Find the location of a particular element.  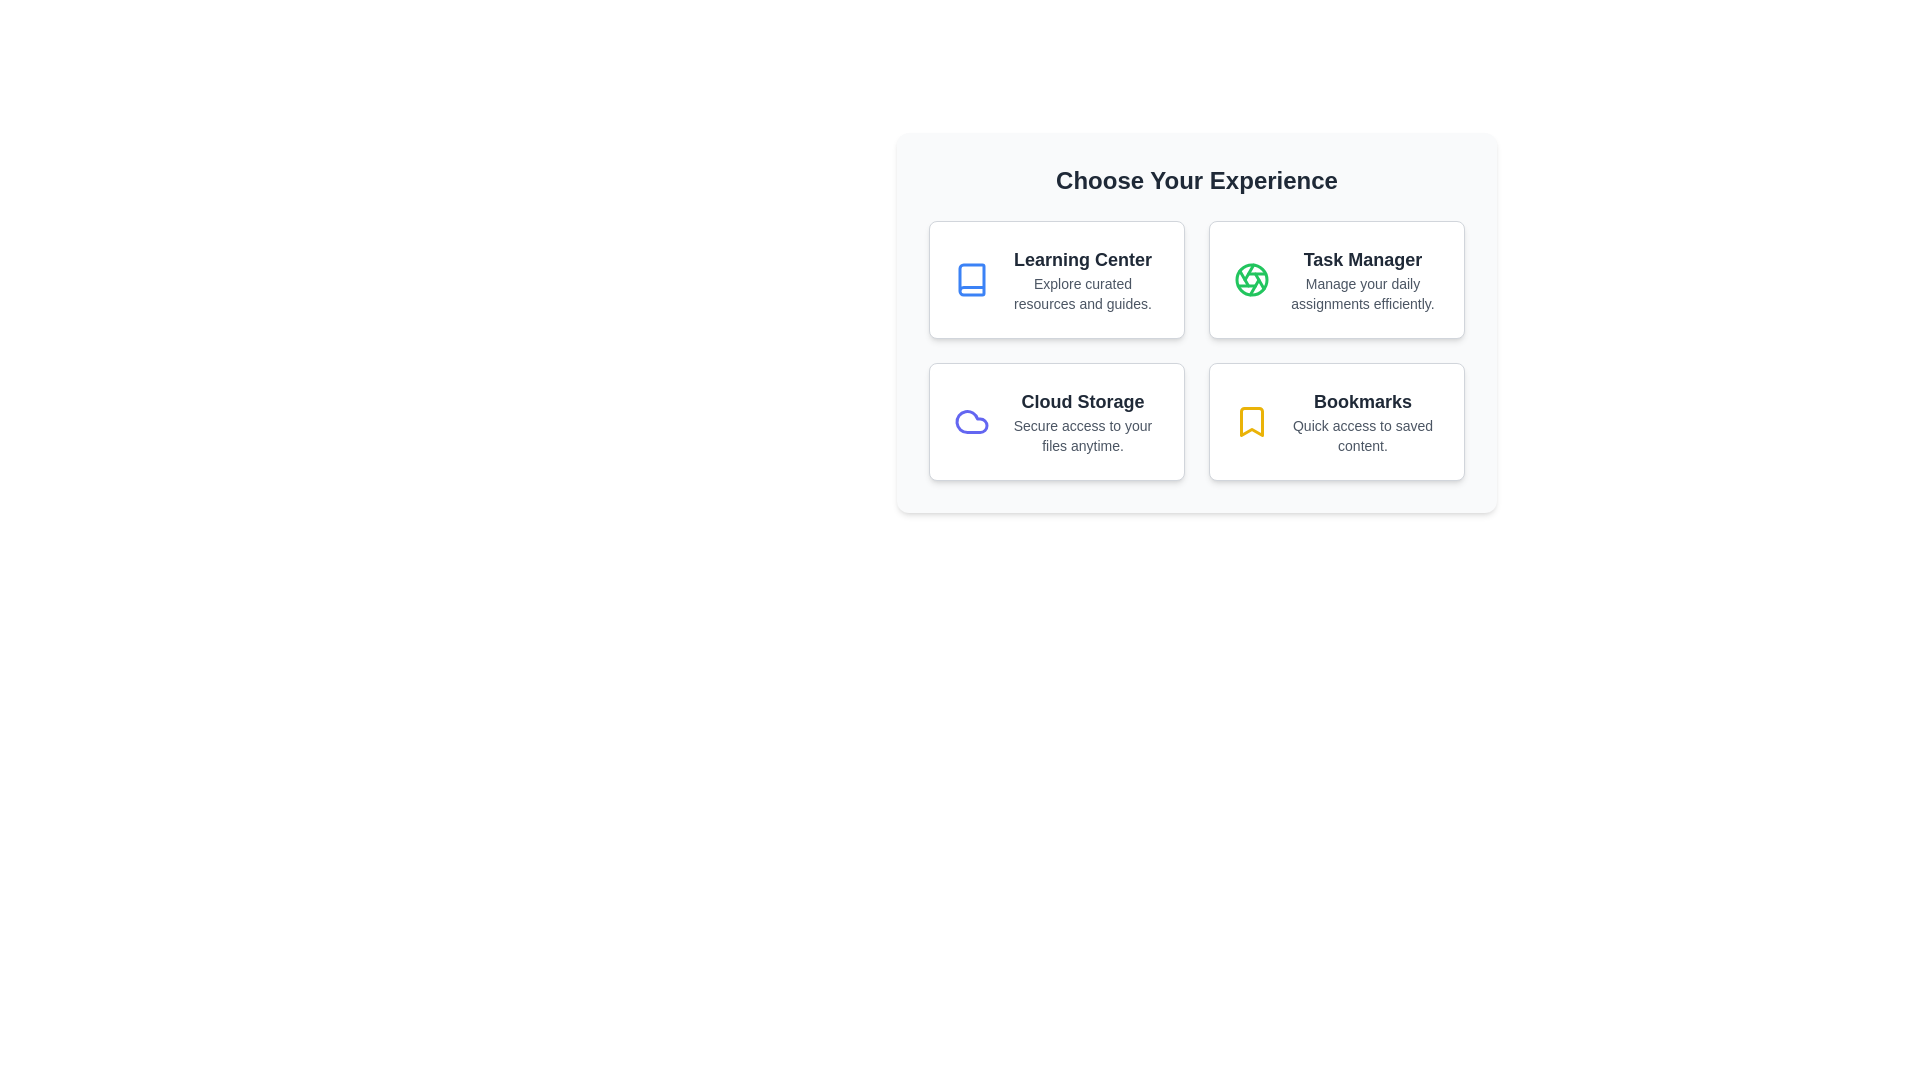

the cloud storage SVG icon located at the top-left corner of the 'Cloud Storage' card, which is positioned in the bottom-left quadrant of the grid under the heading 'Choose Your Experience' is located at coordinates (971, 420).